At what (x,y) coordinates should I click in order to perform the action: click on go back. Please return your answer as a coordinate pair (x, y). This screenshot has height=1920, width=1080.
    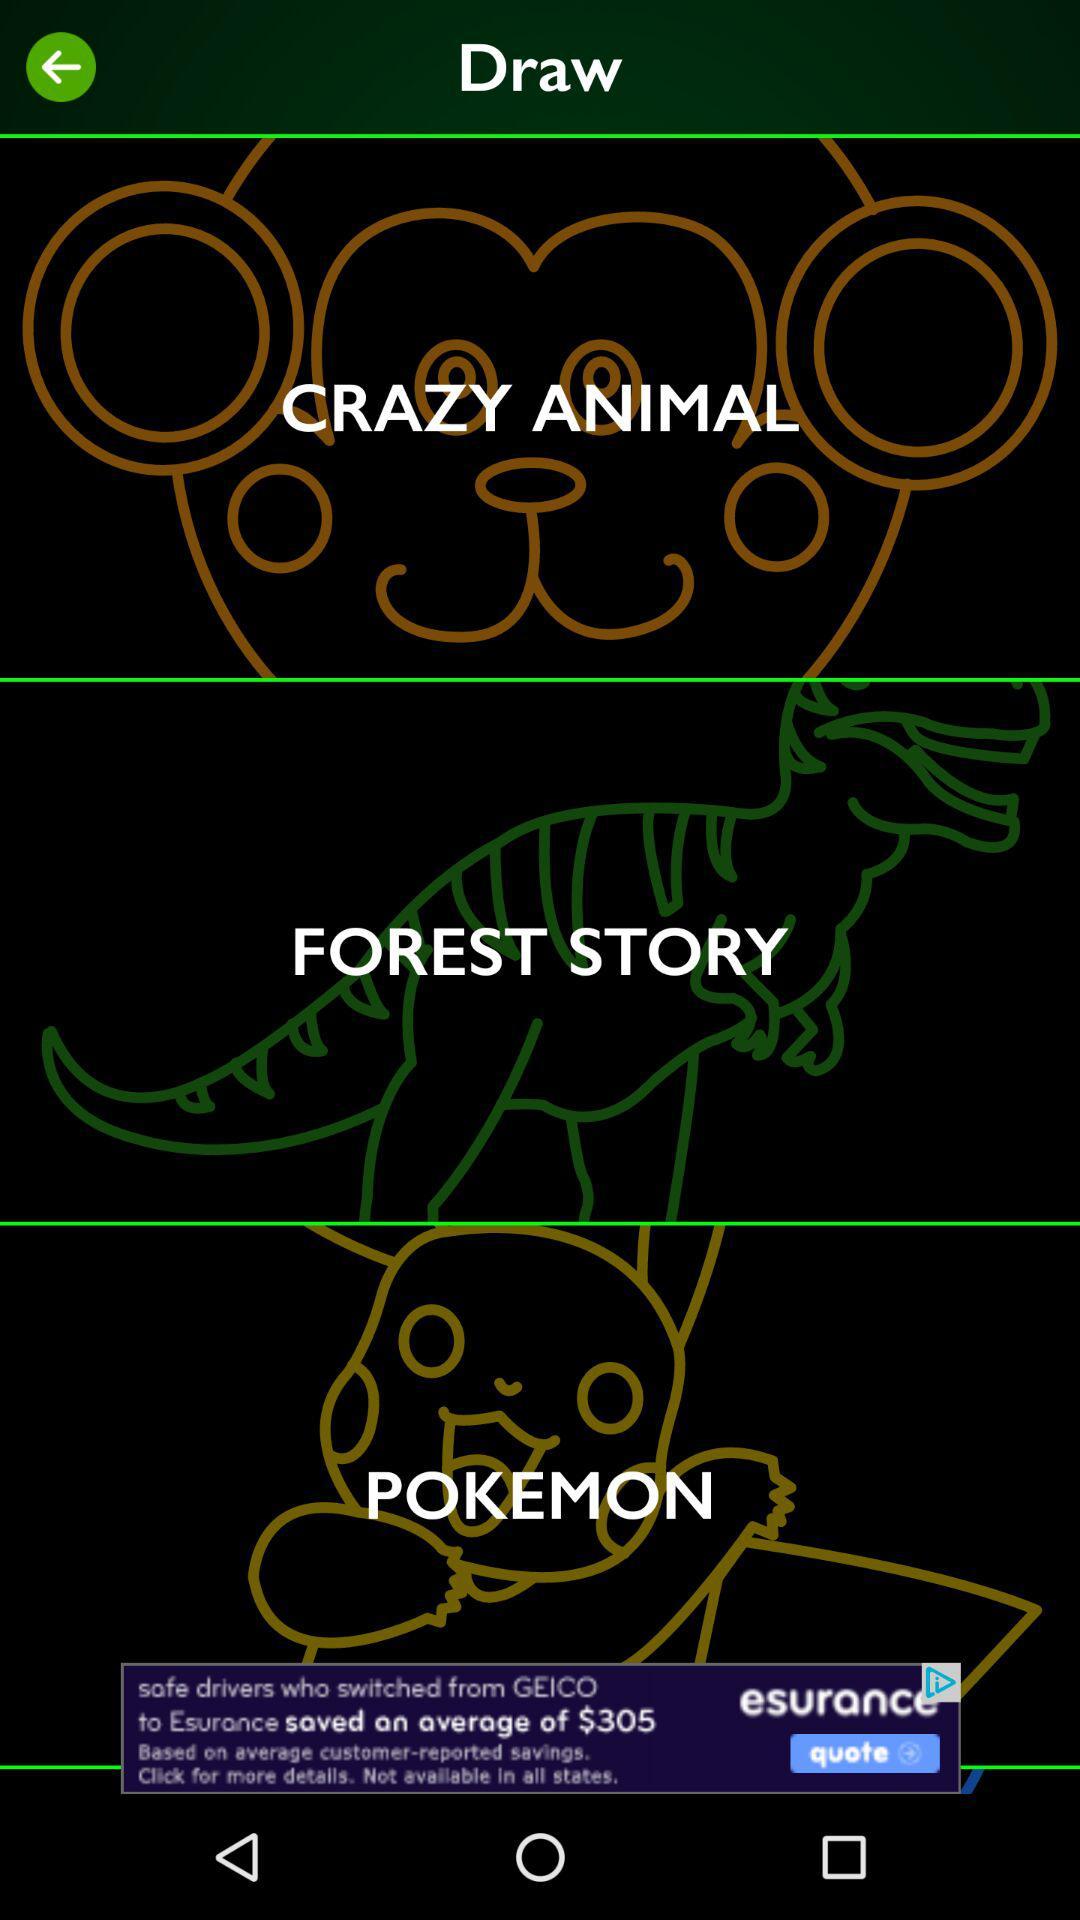
    Looking at the image, I should click on (60, 67).